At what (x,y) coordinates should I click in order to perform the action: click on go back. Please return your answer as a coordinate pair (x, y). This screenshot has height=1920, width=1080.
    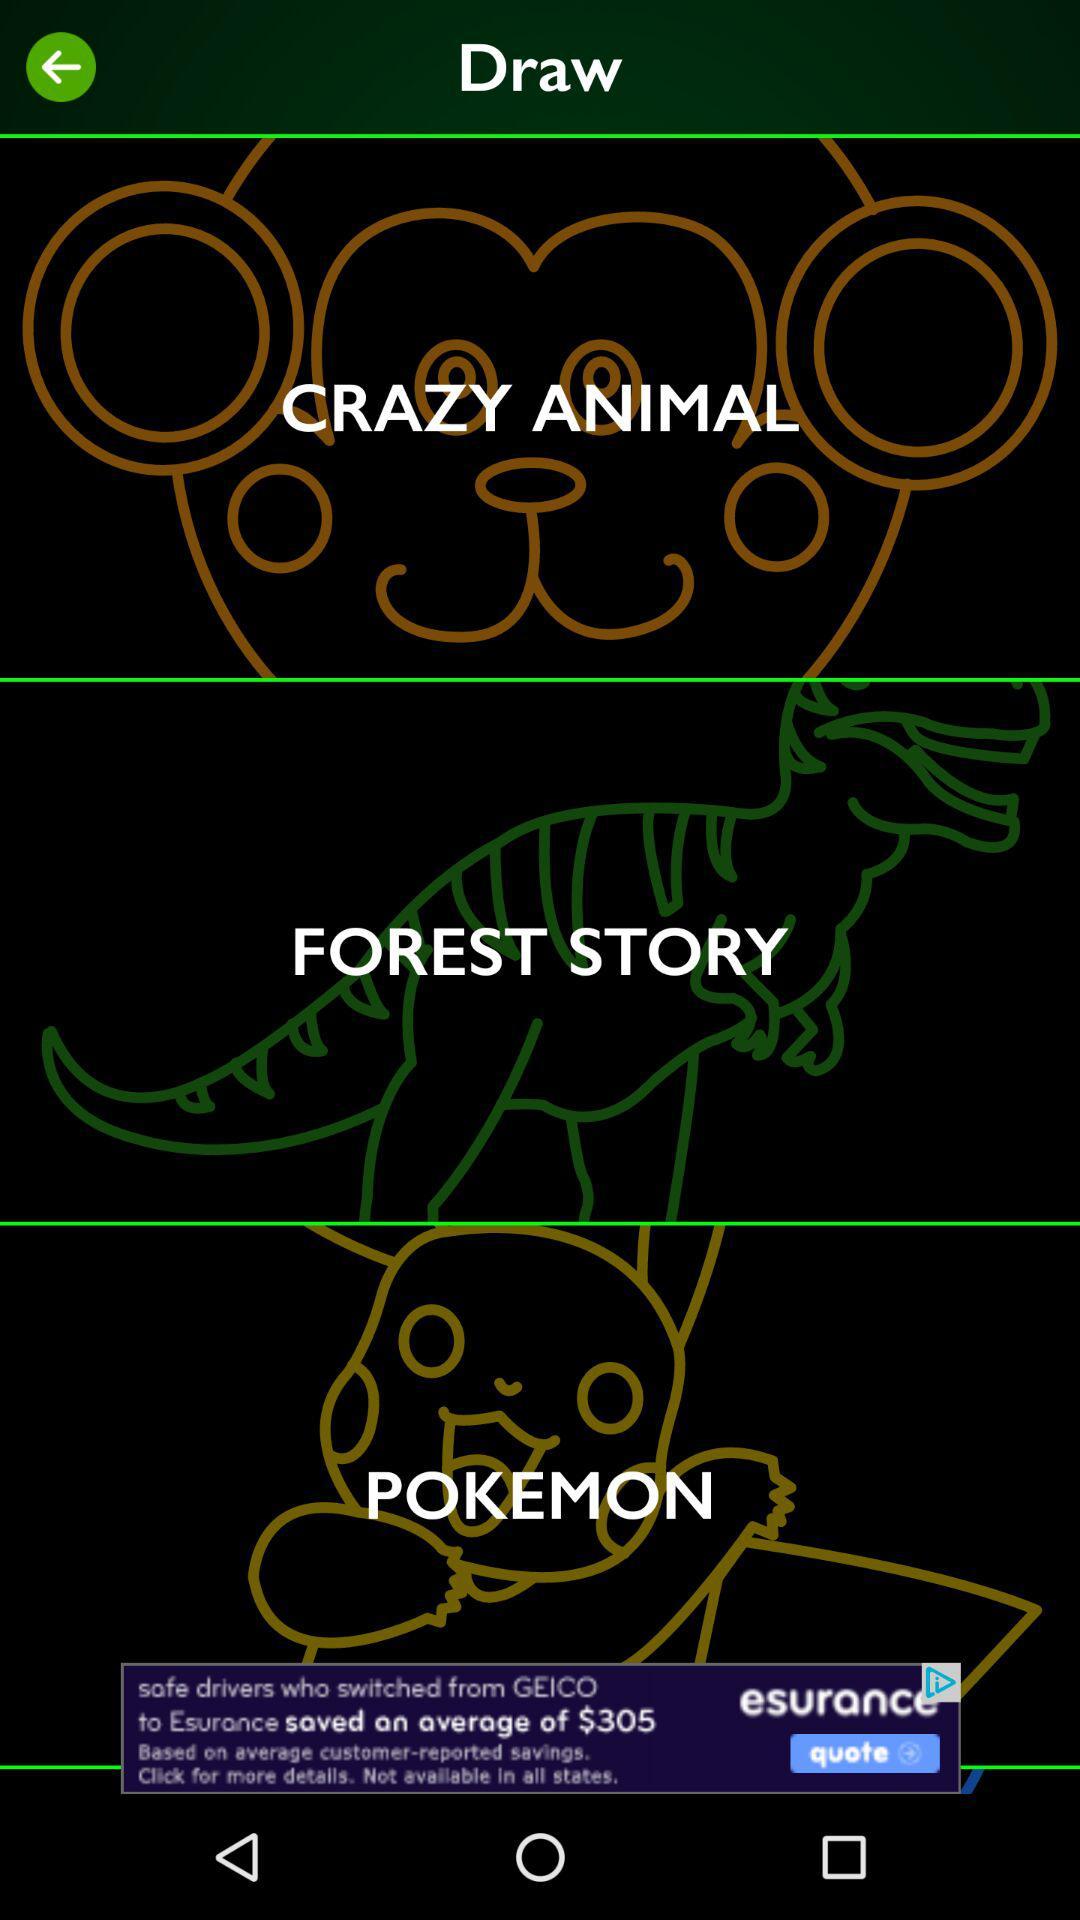
    Looking at the image, I should click on (60, 67).